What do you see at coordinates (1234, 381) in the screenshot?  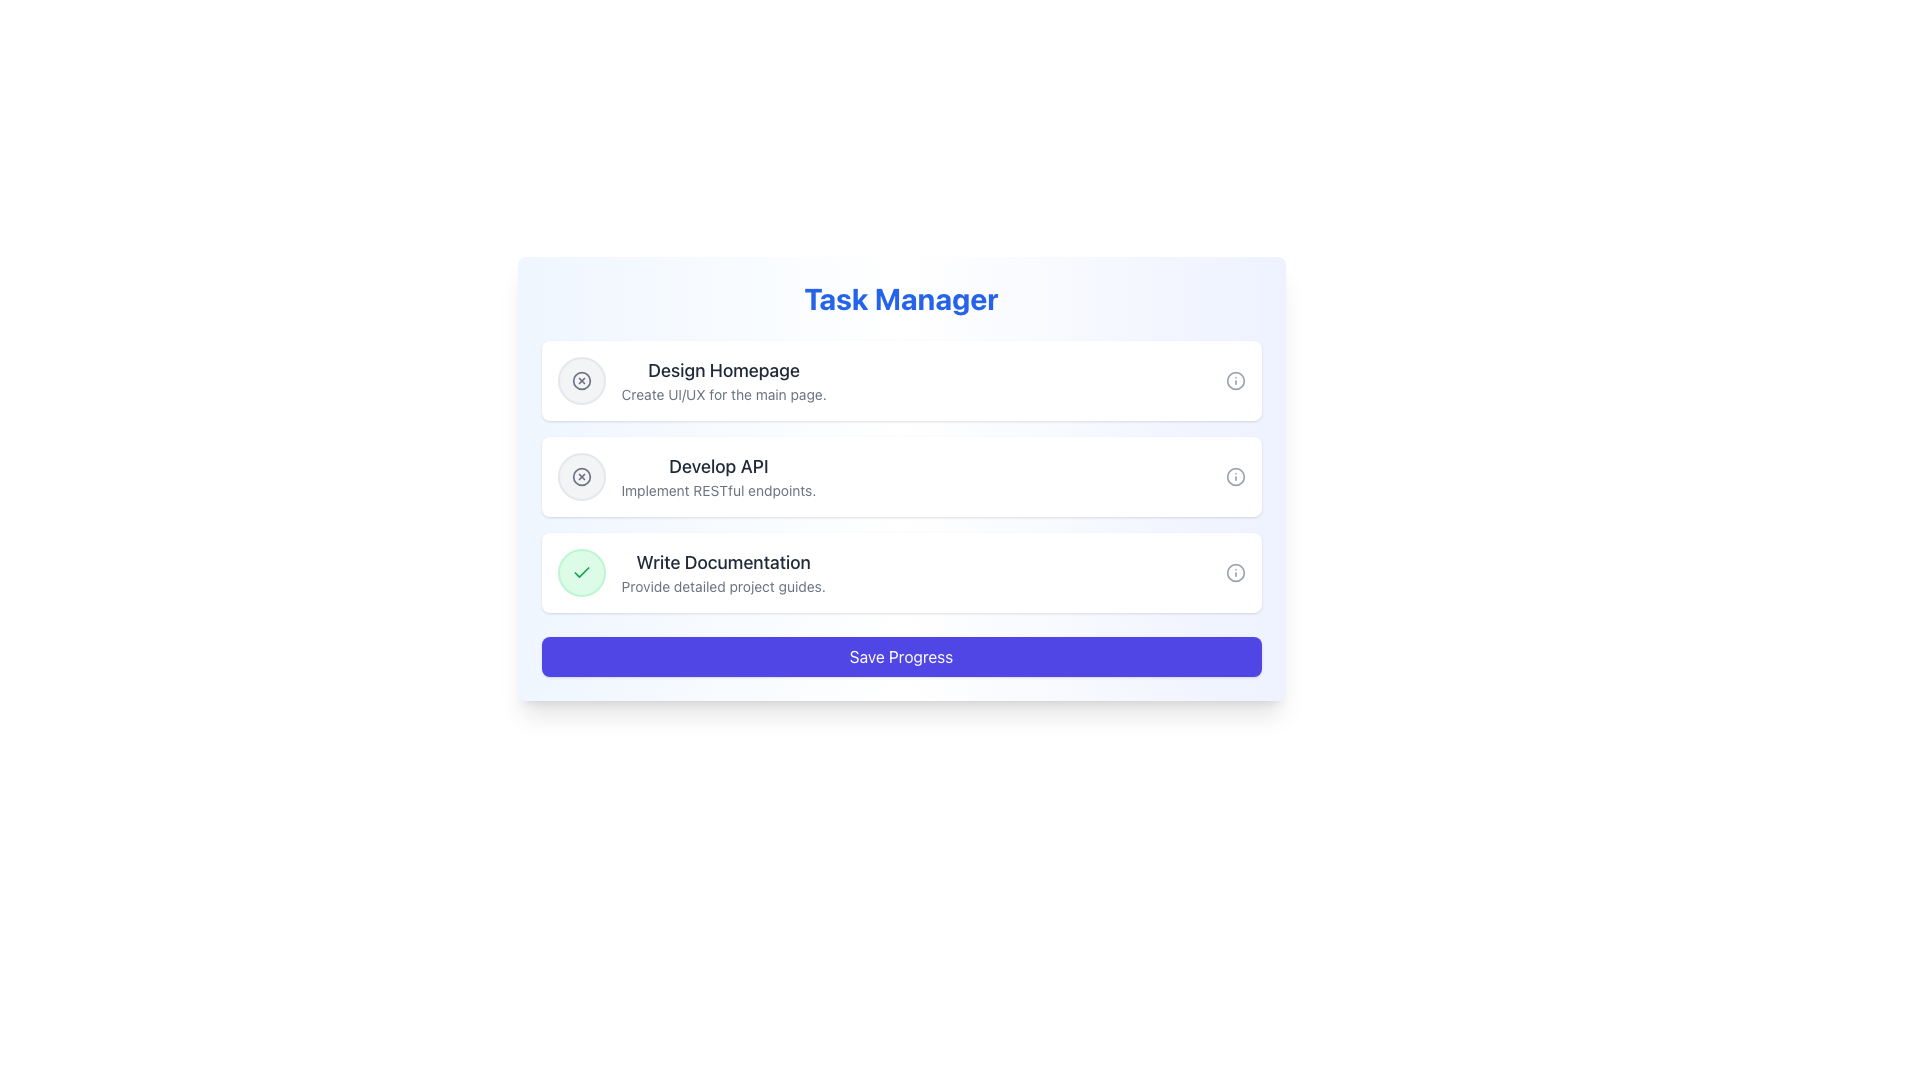 I see `the information icon, which is a gray circle with an 'i' in the center, located to the right of the task item labeled 'Design Homepage'` at bounding box center [1234, 381].